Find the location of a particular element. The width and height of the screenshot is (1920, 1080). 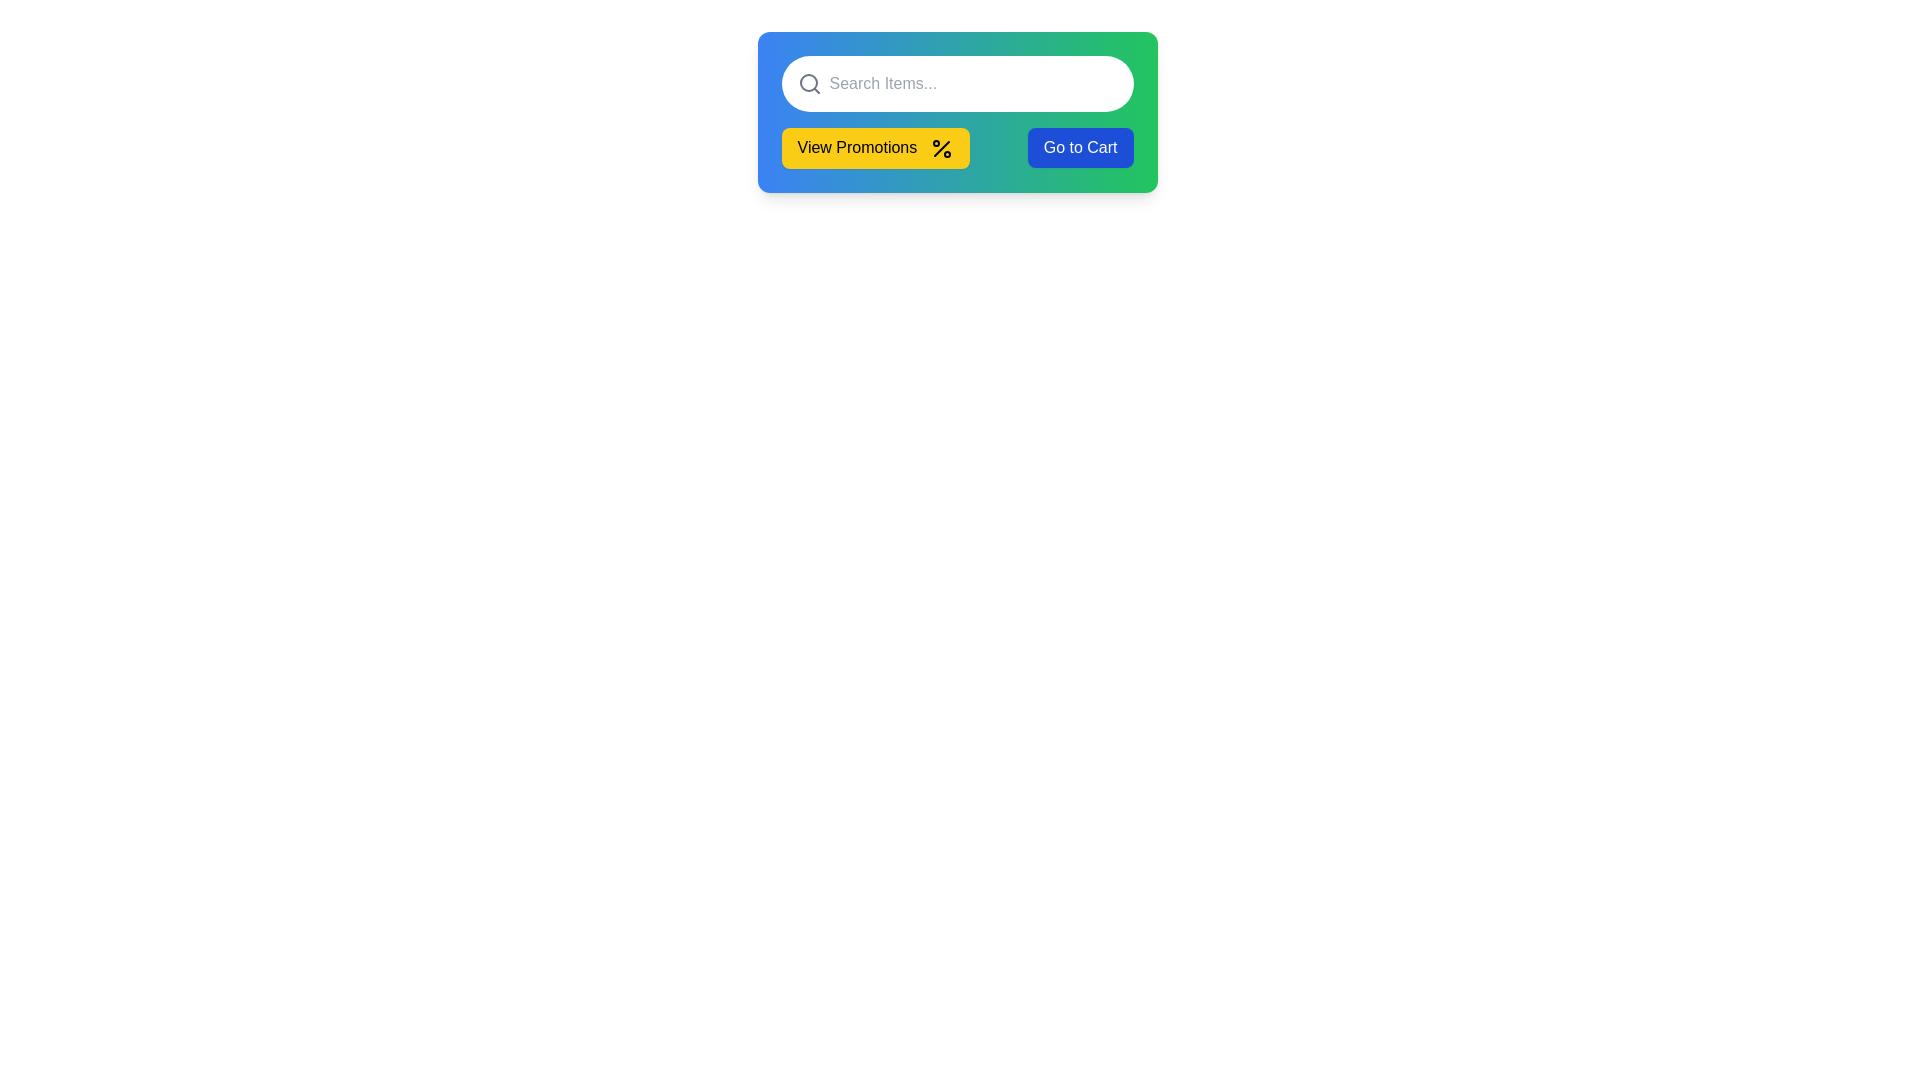

the diagonal line segment of the SVG icon that is part of a percentage symbol, located to the right of the 'View Promotions' button is located at coordinates (940, 147).